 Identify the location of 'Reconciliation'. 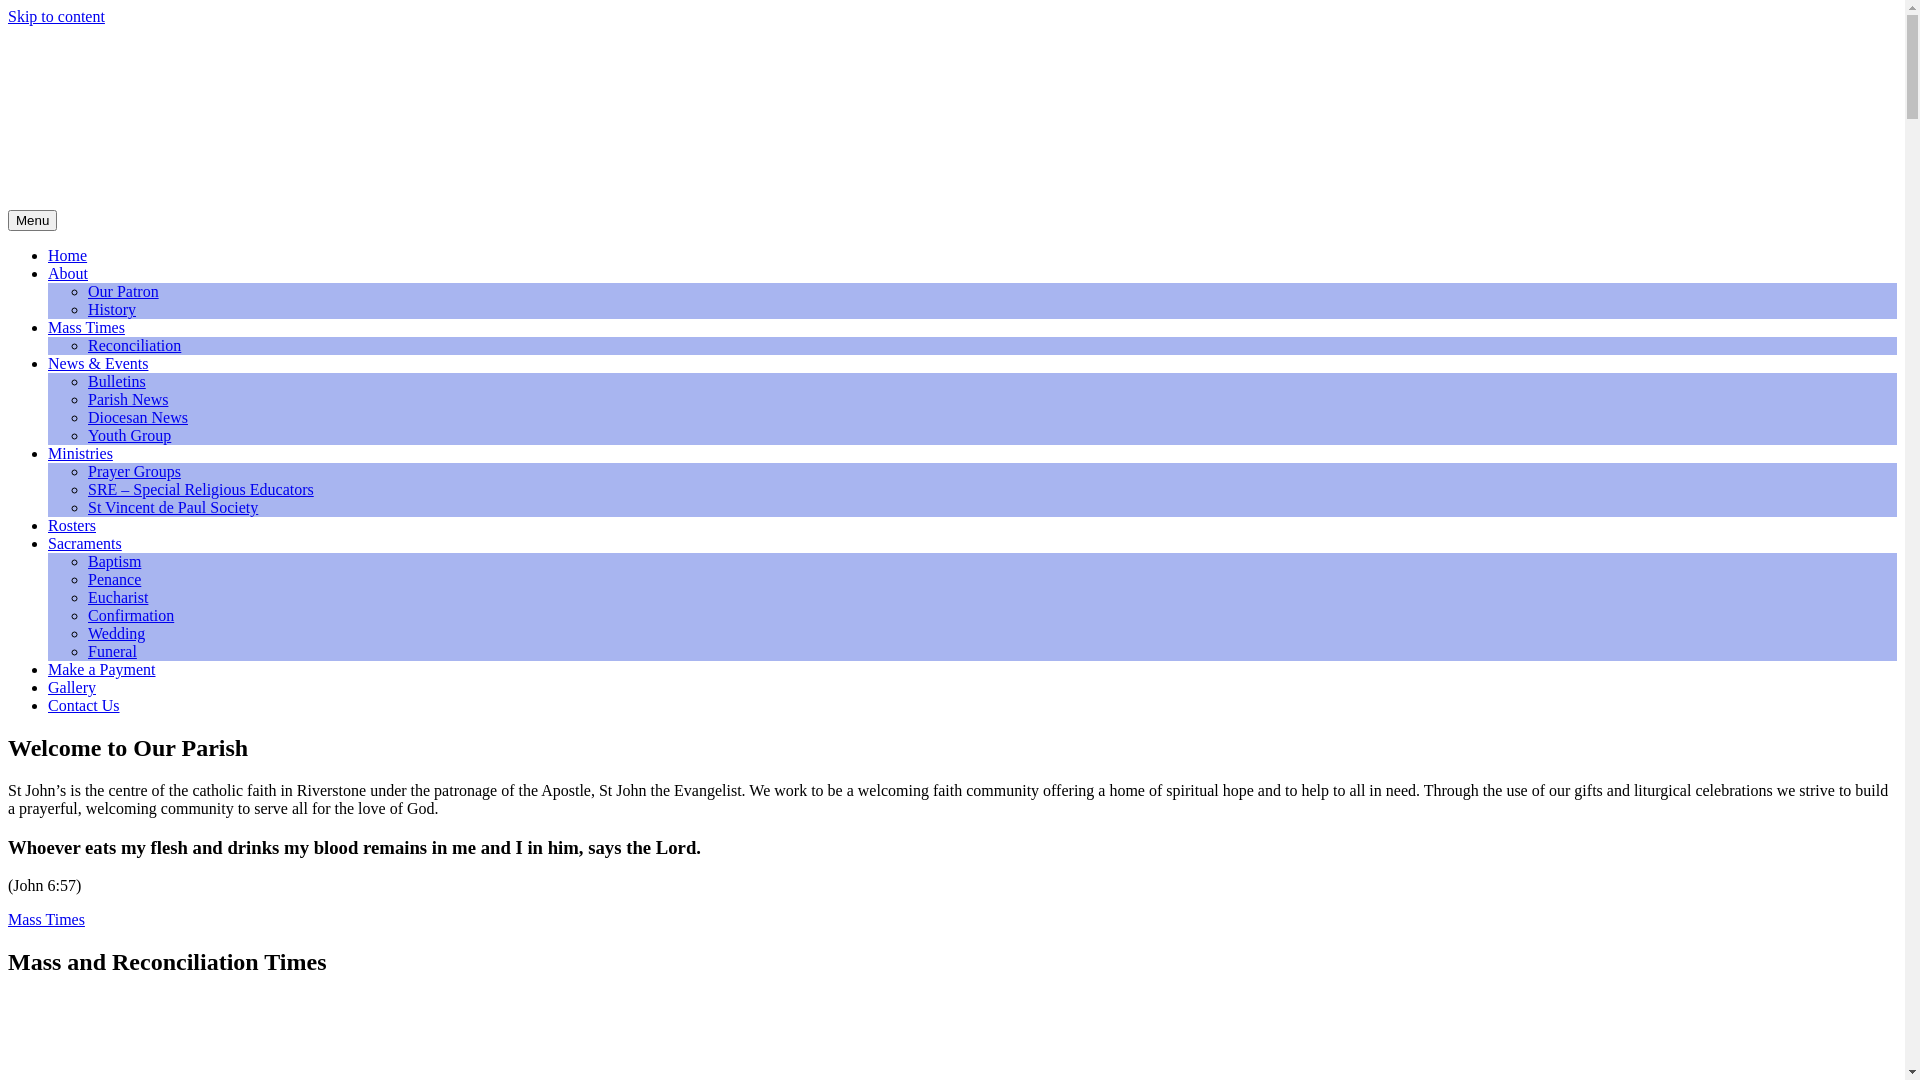
(133, 344).